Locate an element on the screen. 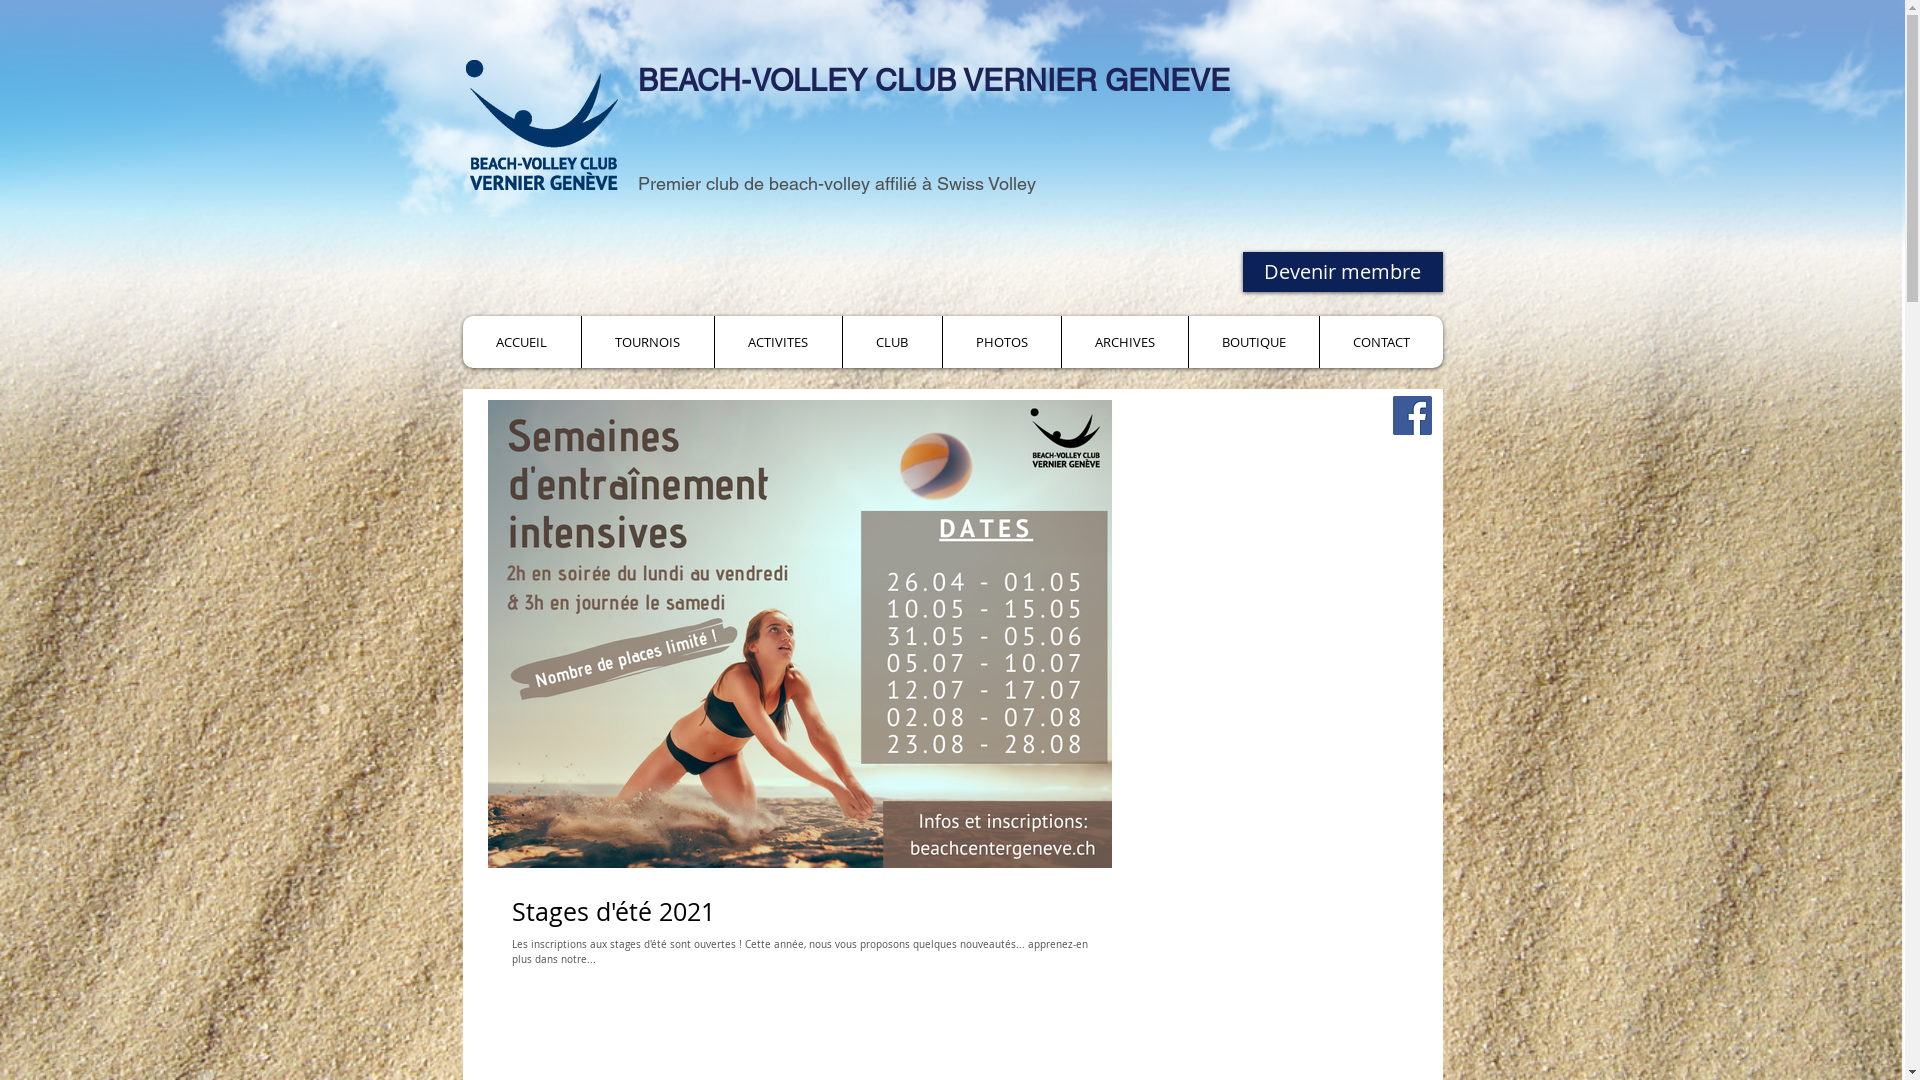  'PHOTOS' is located at coordinates (1001, 341).